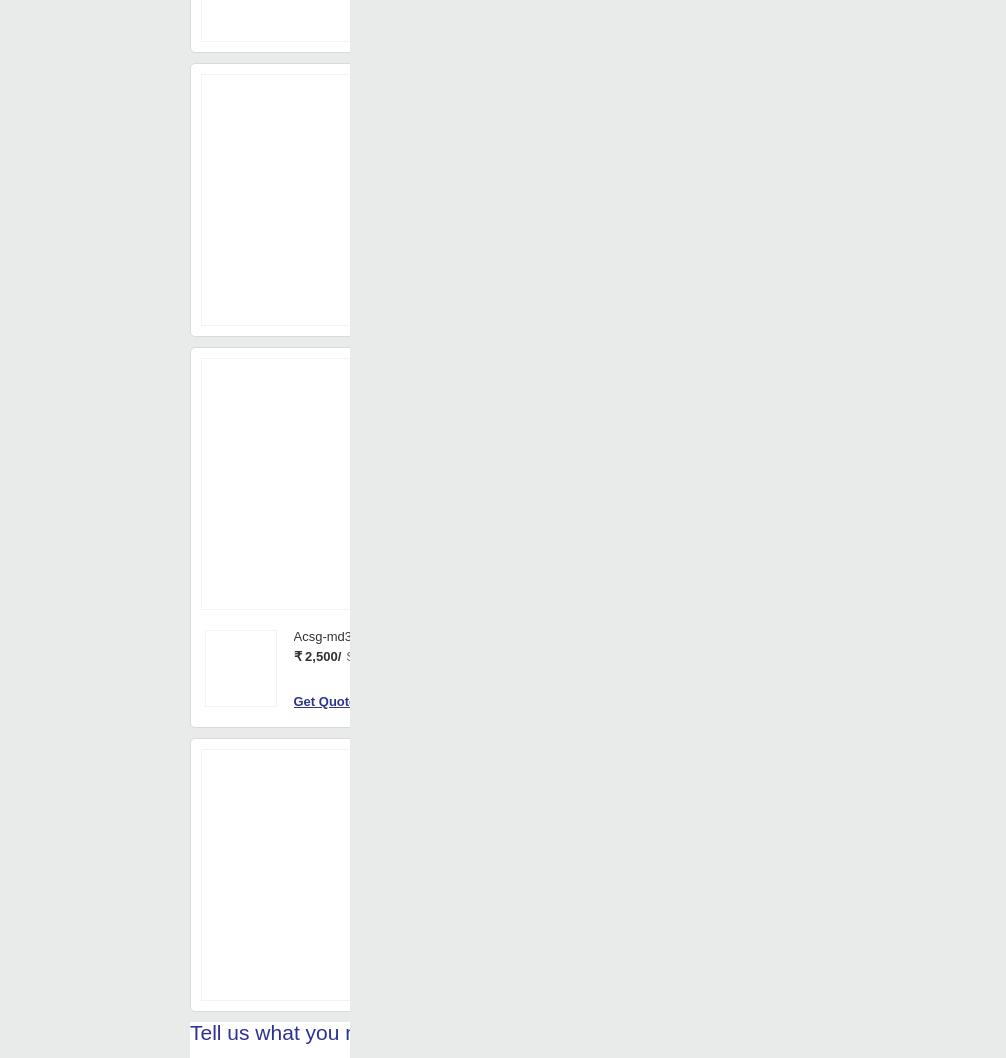 The image size is (1006, 1058). What do you see at coordinates (547, 54) in the screenshot?
I see `':  Any shape'` at bounding box center [547, 54].